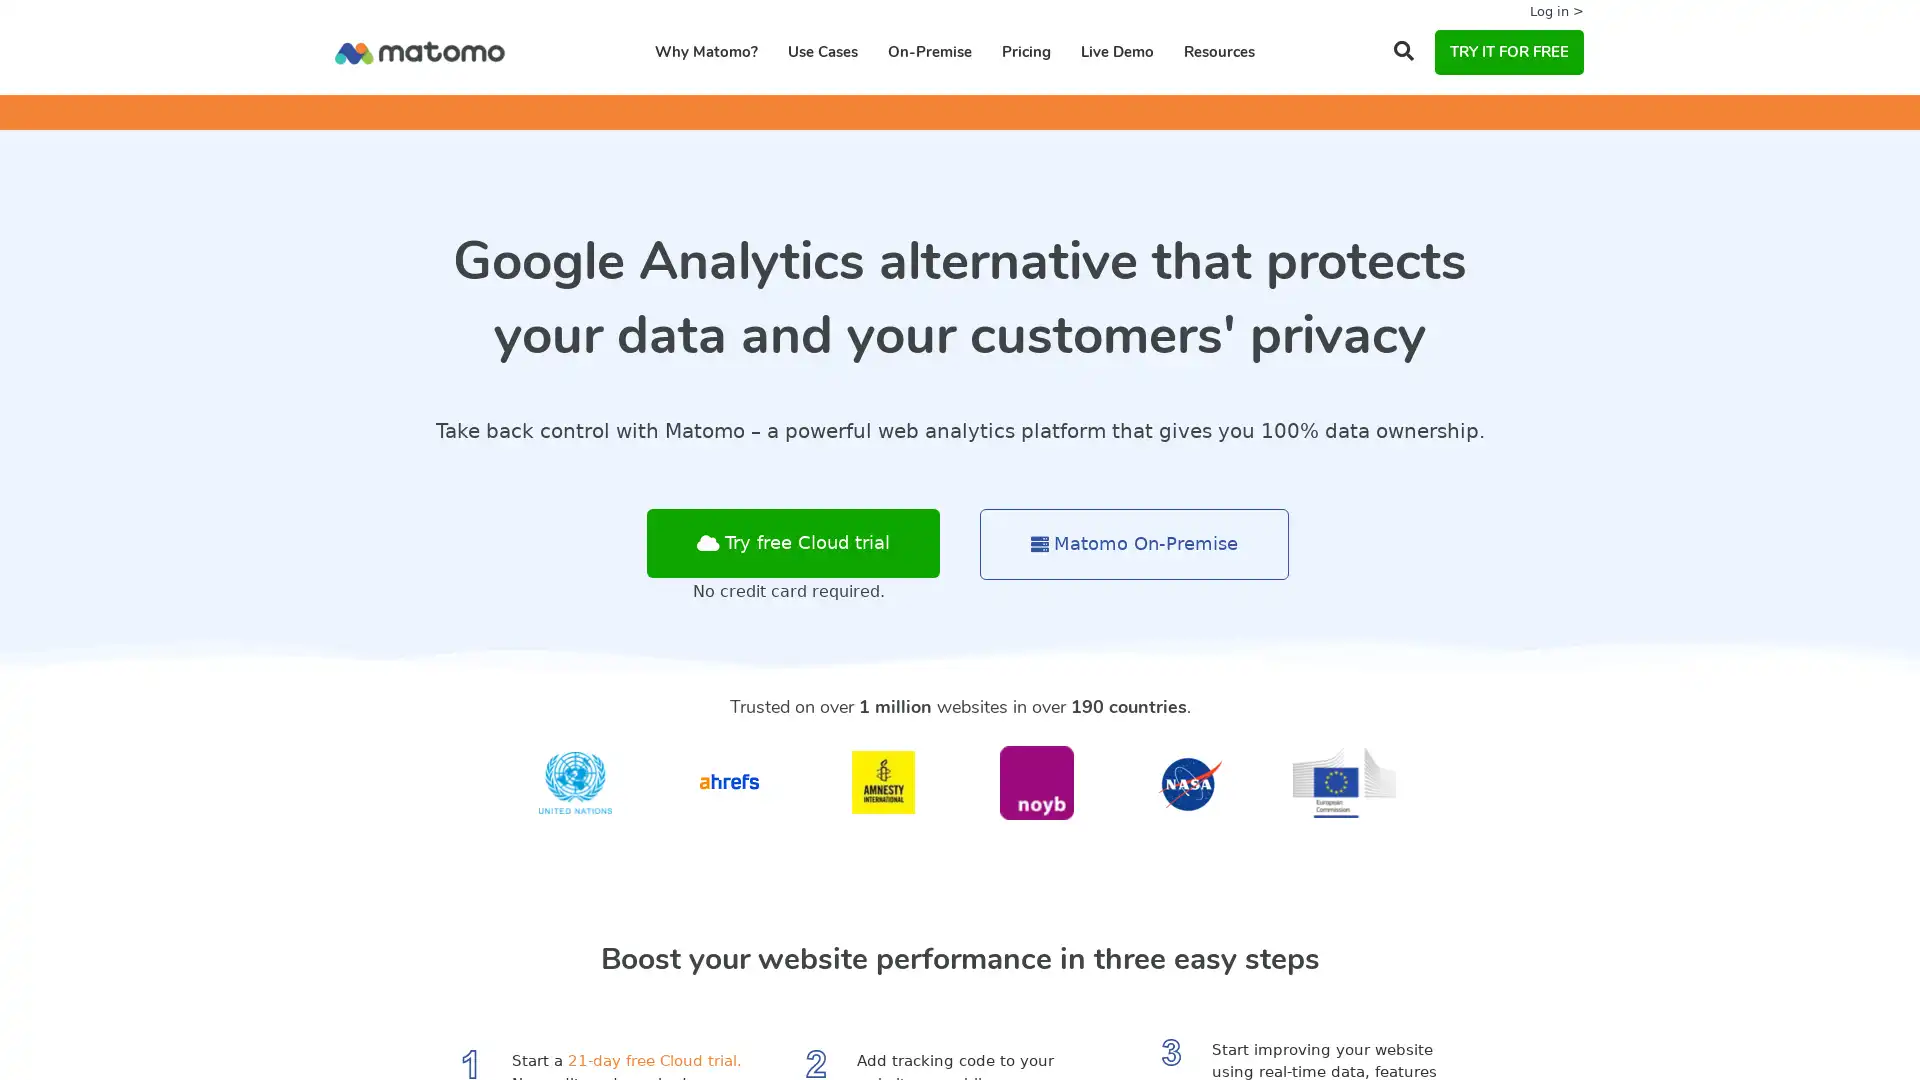  Describe the element at coordinates (792, 543) in the screenshot. I see `Try free Cloud trial` at that location.